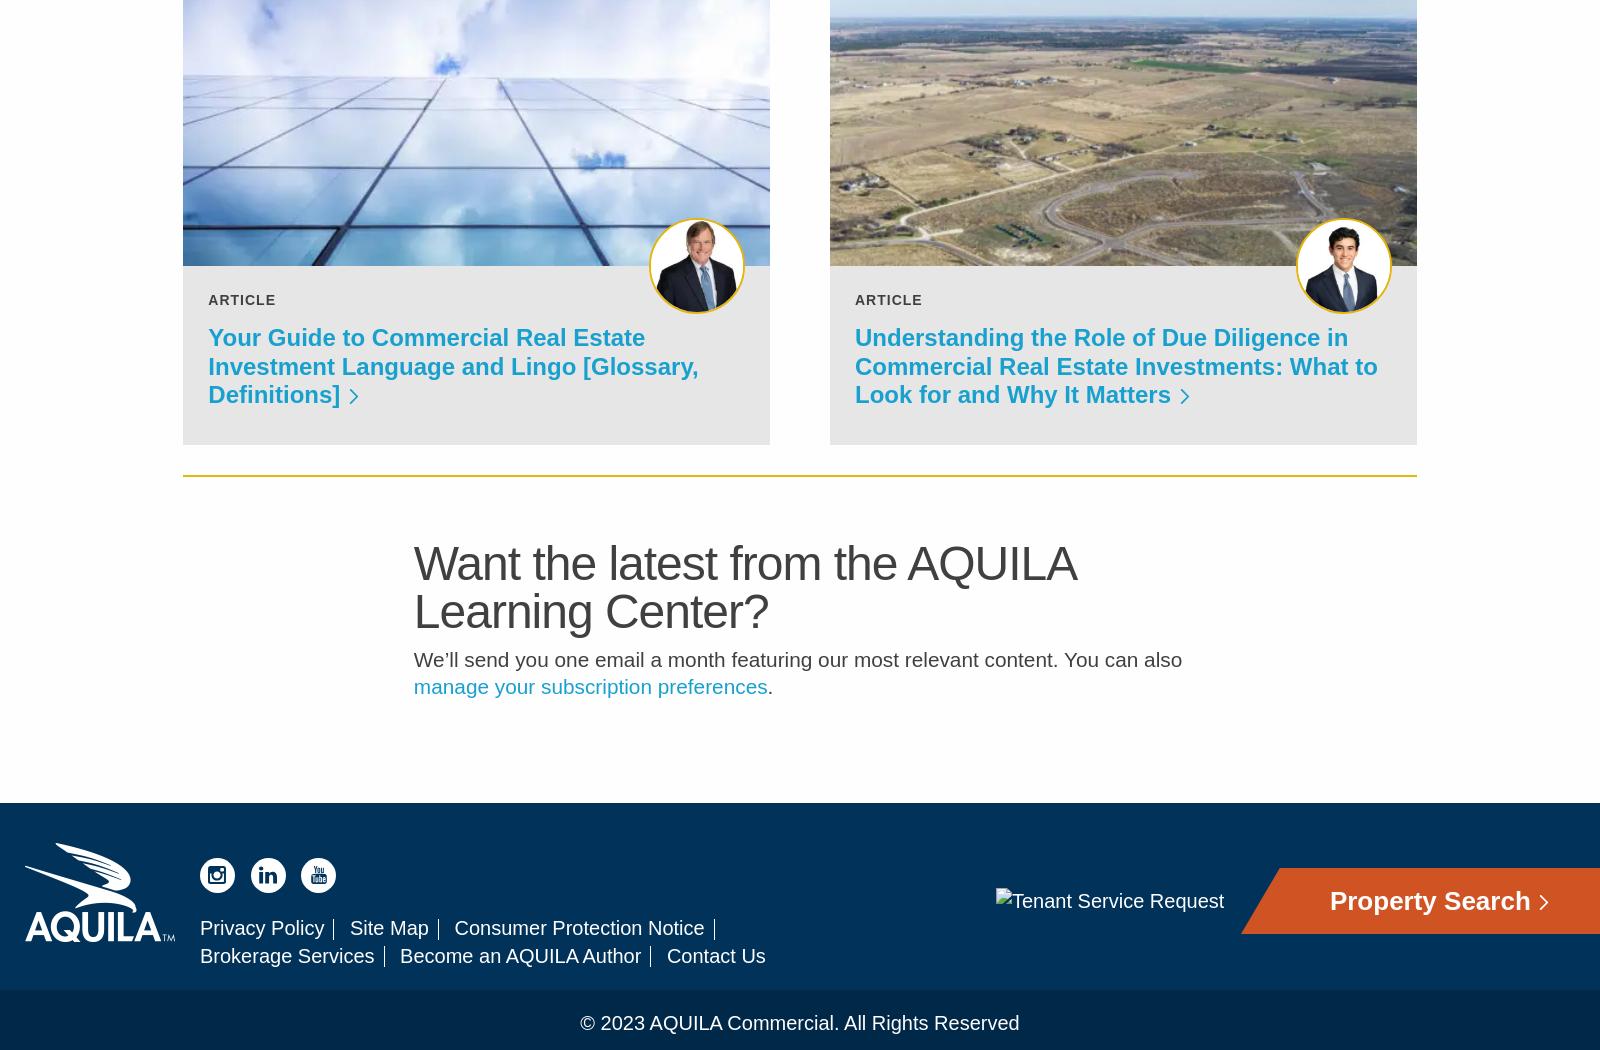  Describe the element at coordinates (743, 600) in the screenshot. I see `'Want the latest from the AQUILA Learning Center?'` at that location.